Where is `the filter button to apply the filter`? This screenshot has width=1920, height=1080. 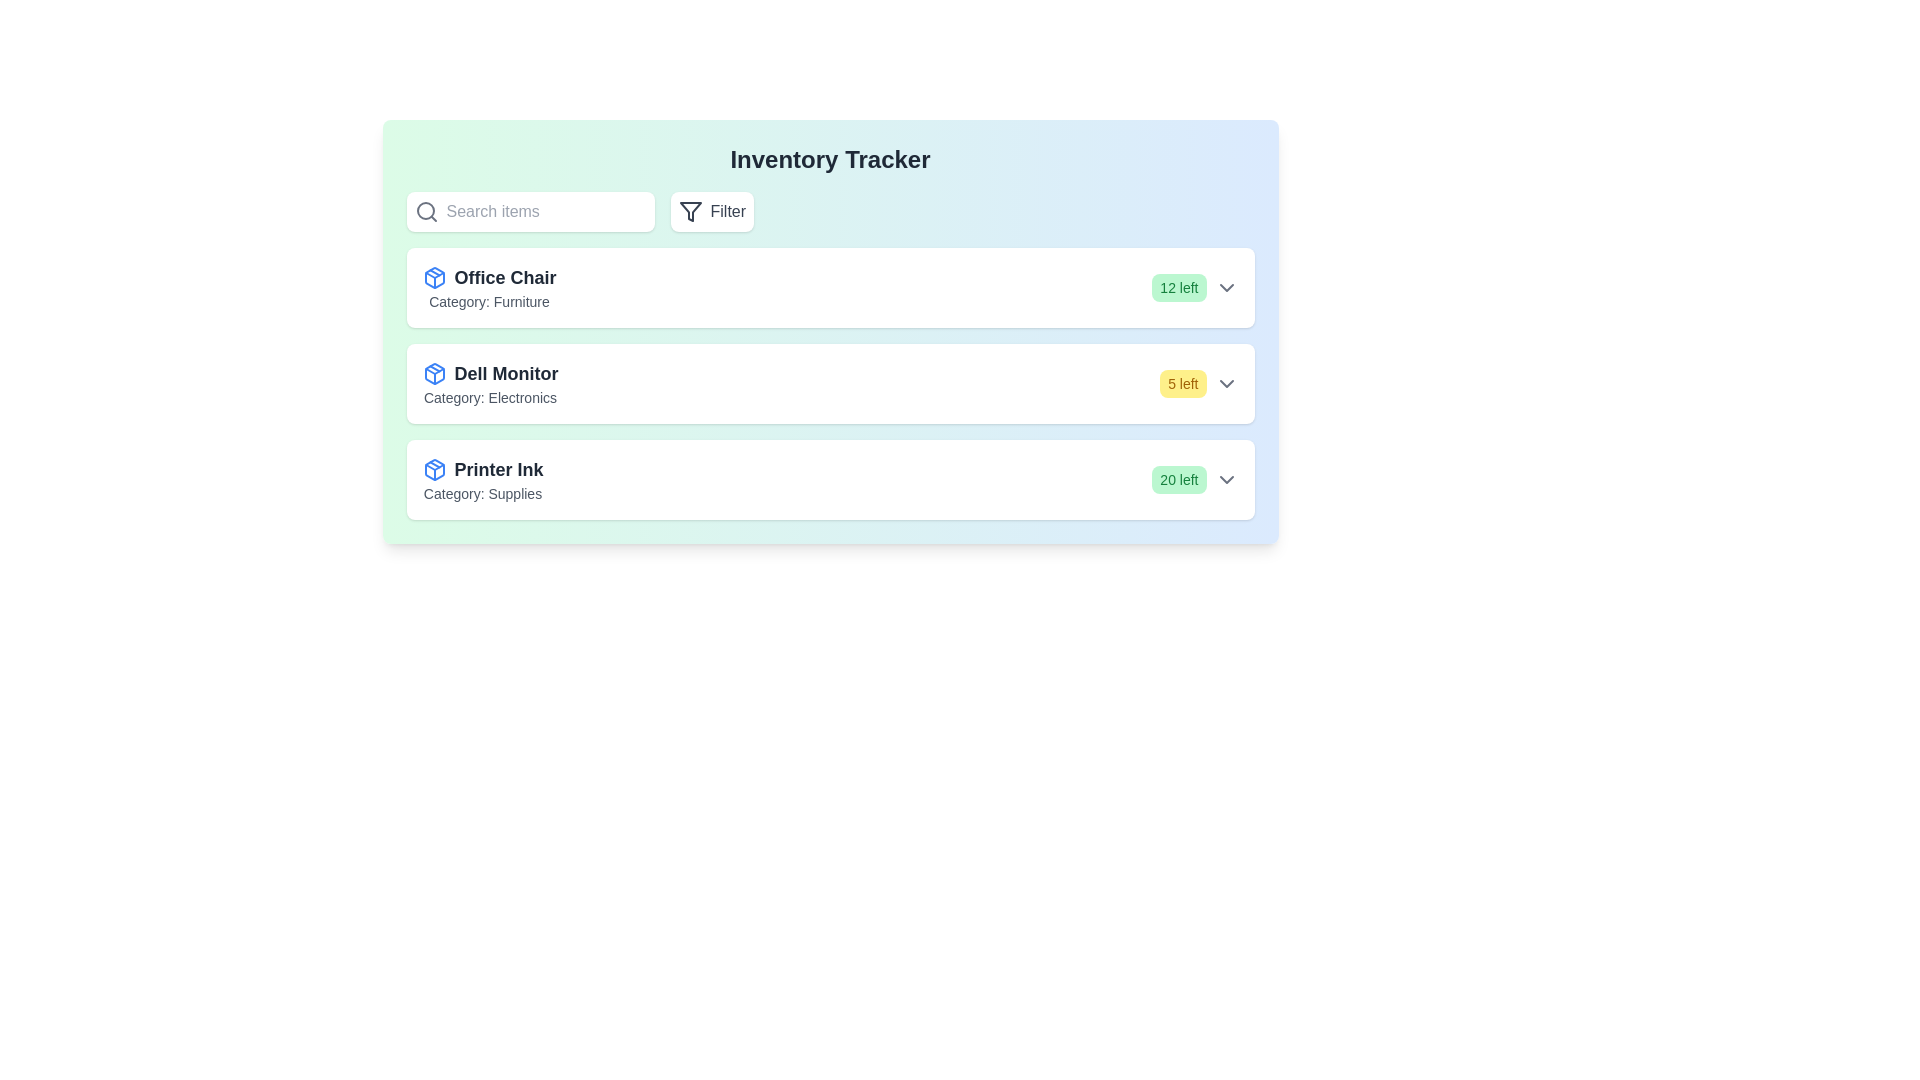
the filter button to apply the filter is located at coordinates (711, 212).